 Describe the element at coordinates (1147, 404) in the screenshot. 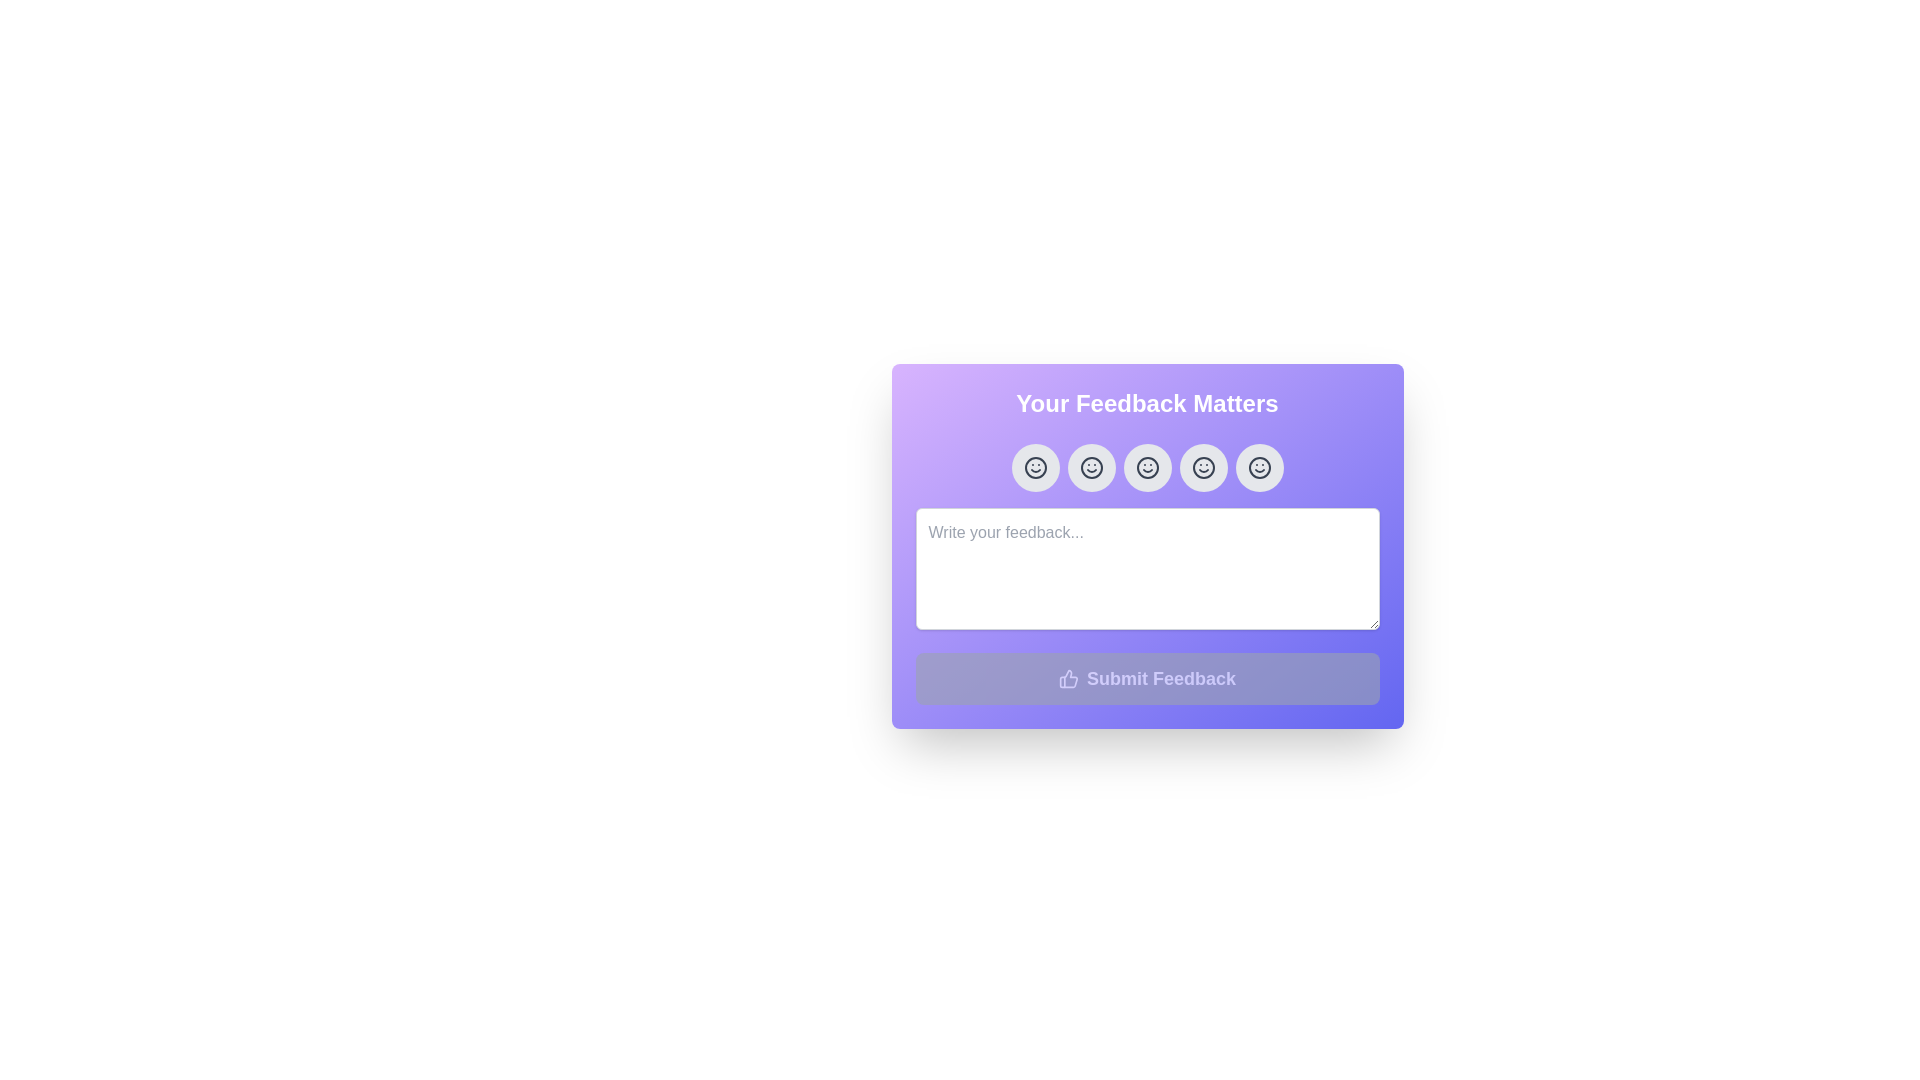

I see `the bold, centered title 'Your Feedback Matters' at the top of the feedback card` at that location.